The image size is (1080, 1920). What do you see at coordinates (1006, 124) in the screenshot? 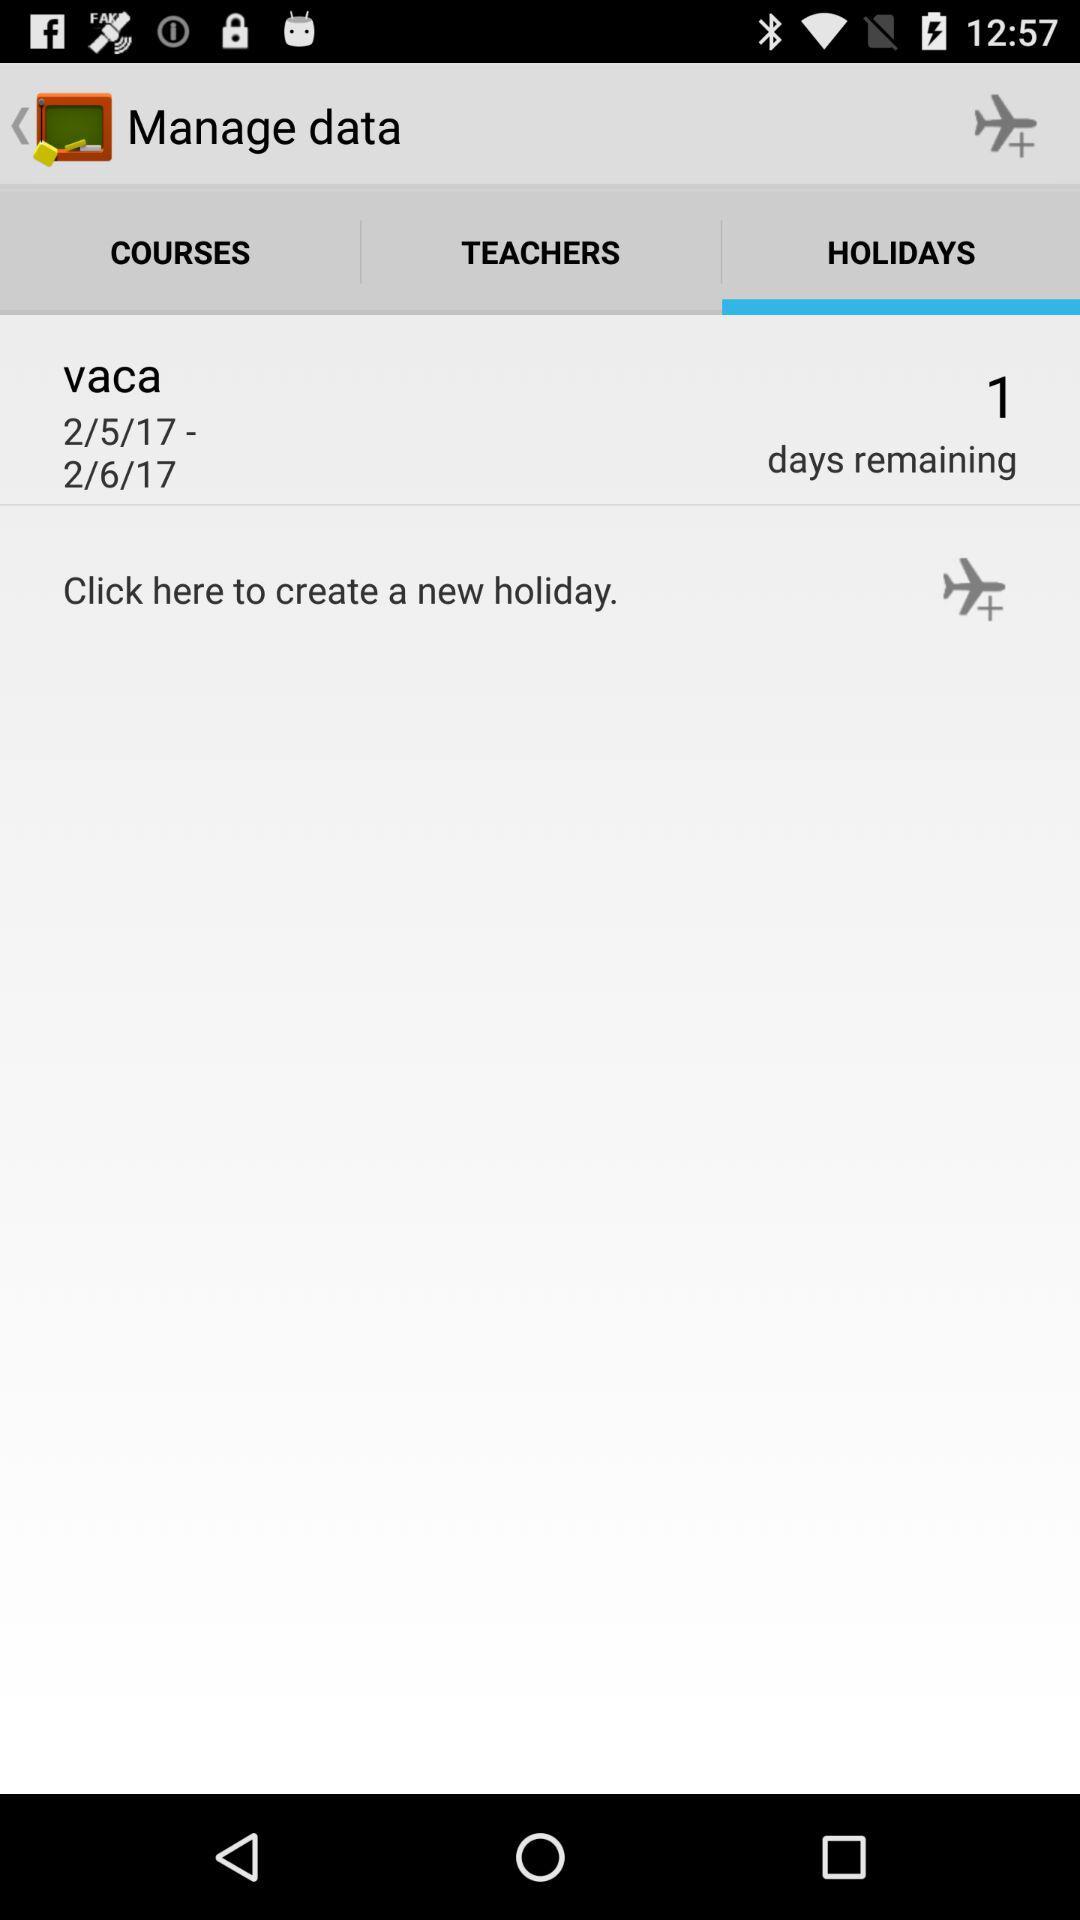
I see `the item to the right of manage data app` at bounding box center [1006, 124].